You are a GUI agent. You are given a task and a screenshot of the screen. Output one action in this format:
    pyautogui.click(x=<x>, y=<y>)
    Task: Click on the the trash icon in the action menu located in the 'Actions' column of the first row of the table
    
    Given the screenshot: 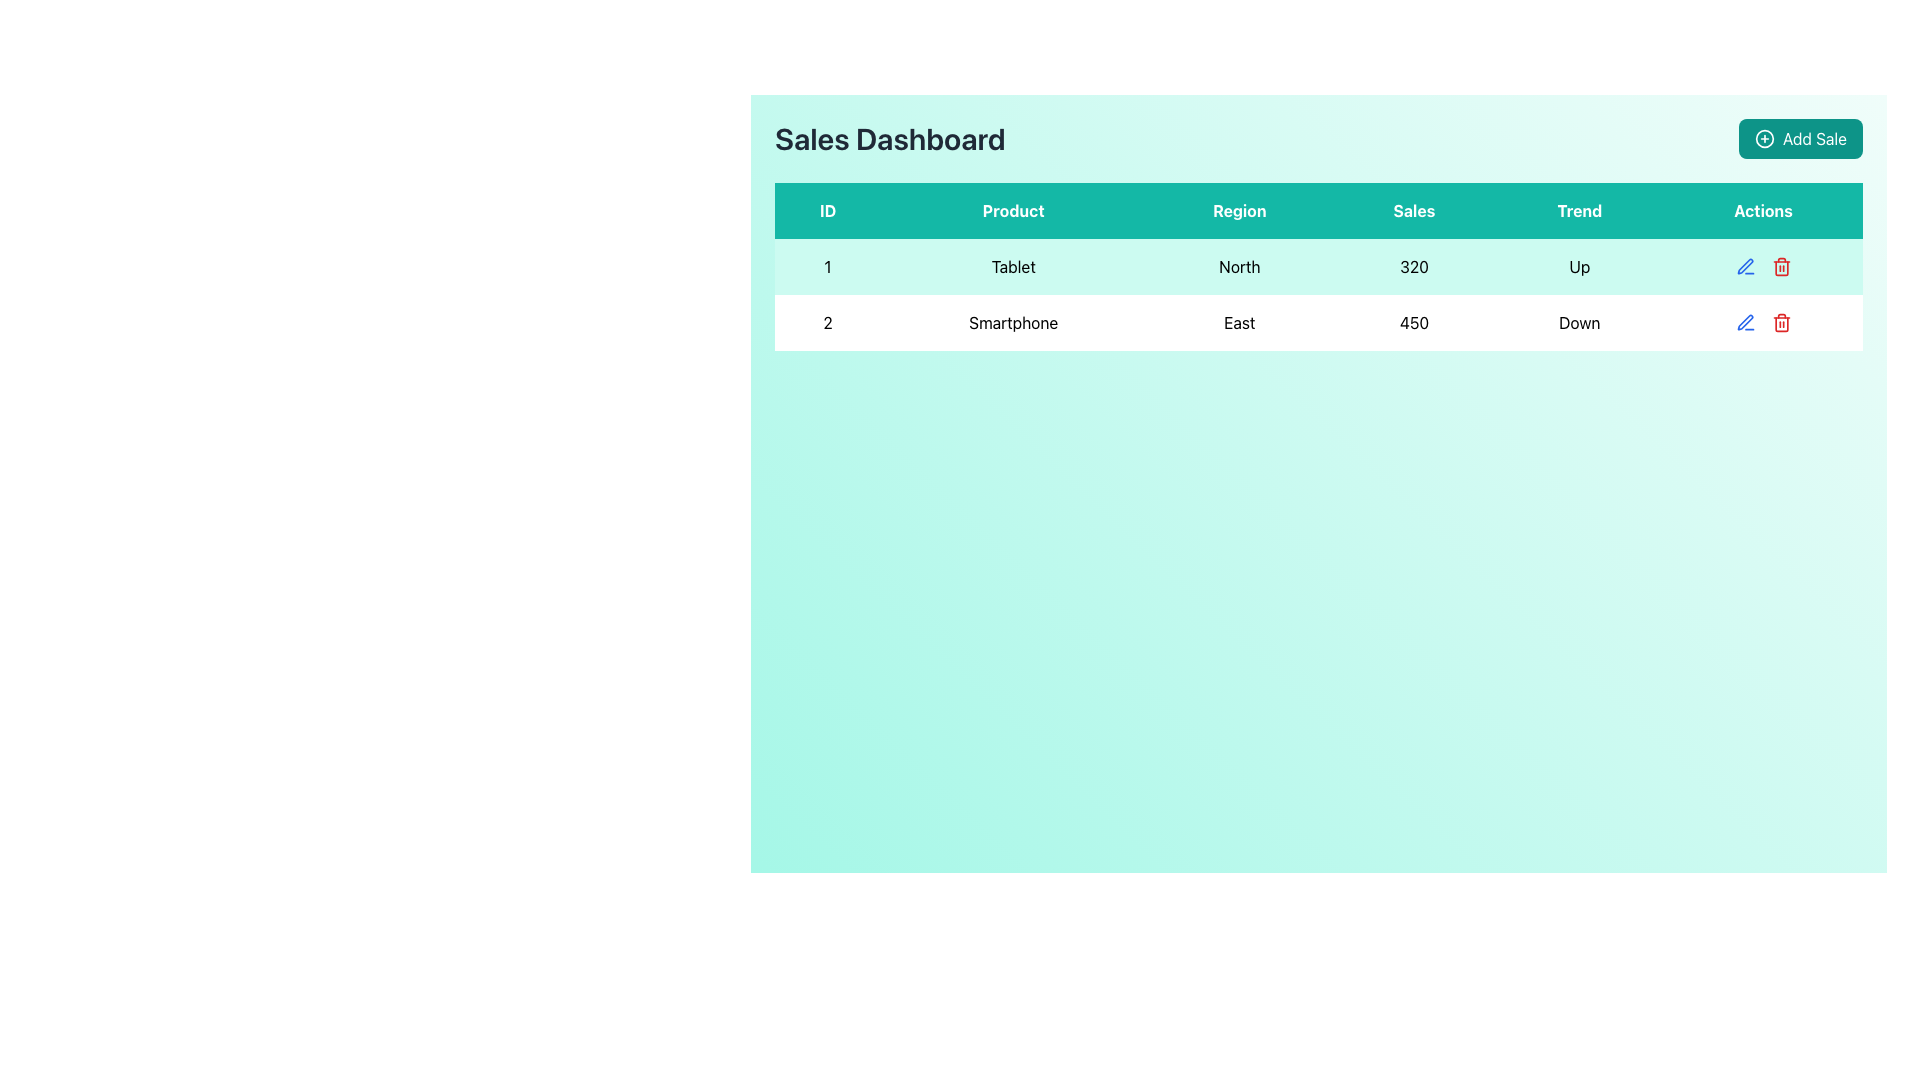 What is the action you would take?
    pyautogui.click(x=1762, y=265)
    